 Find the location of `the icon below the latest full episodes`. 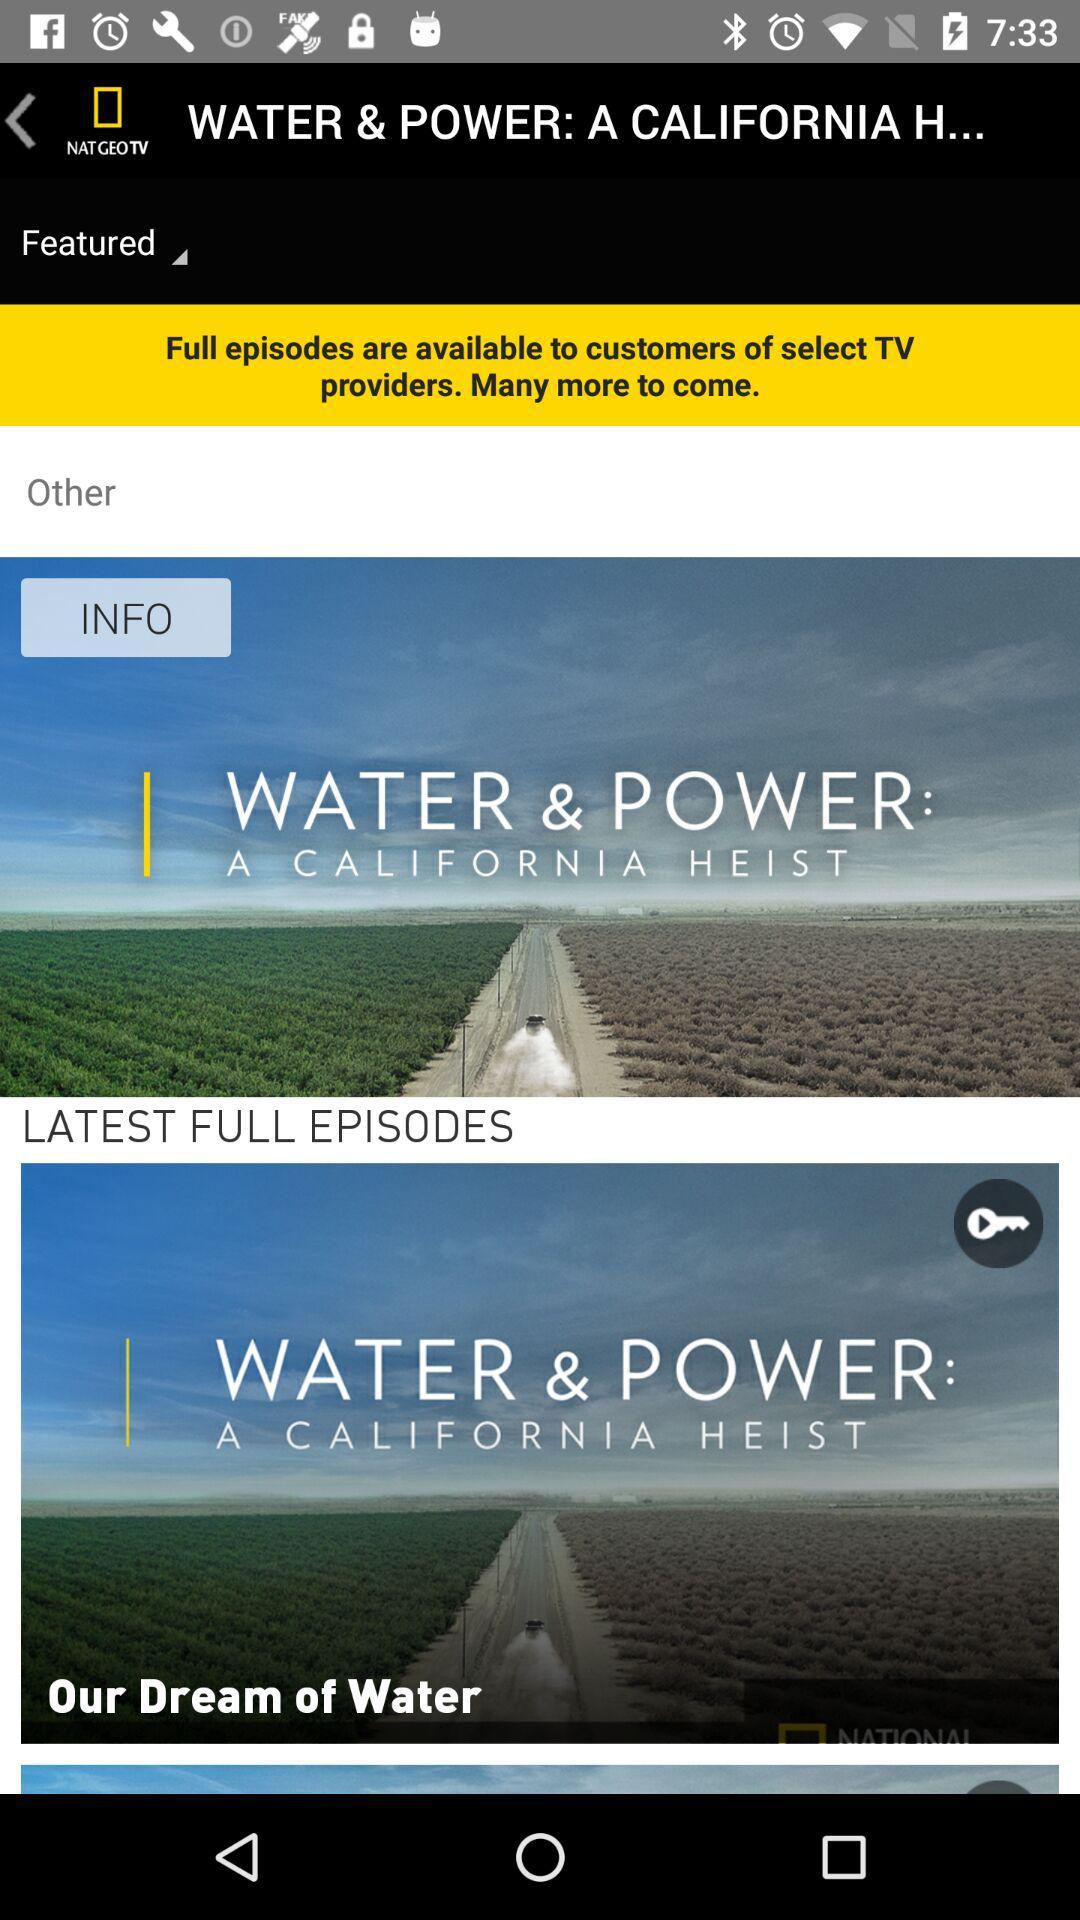

the icon below the latest full episodes is located at coordinates (263, 1692).